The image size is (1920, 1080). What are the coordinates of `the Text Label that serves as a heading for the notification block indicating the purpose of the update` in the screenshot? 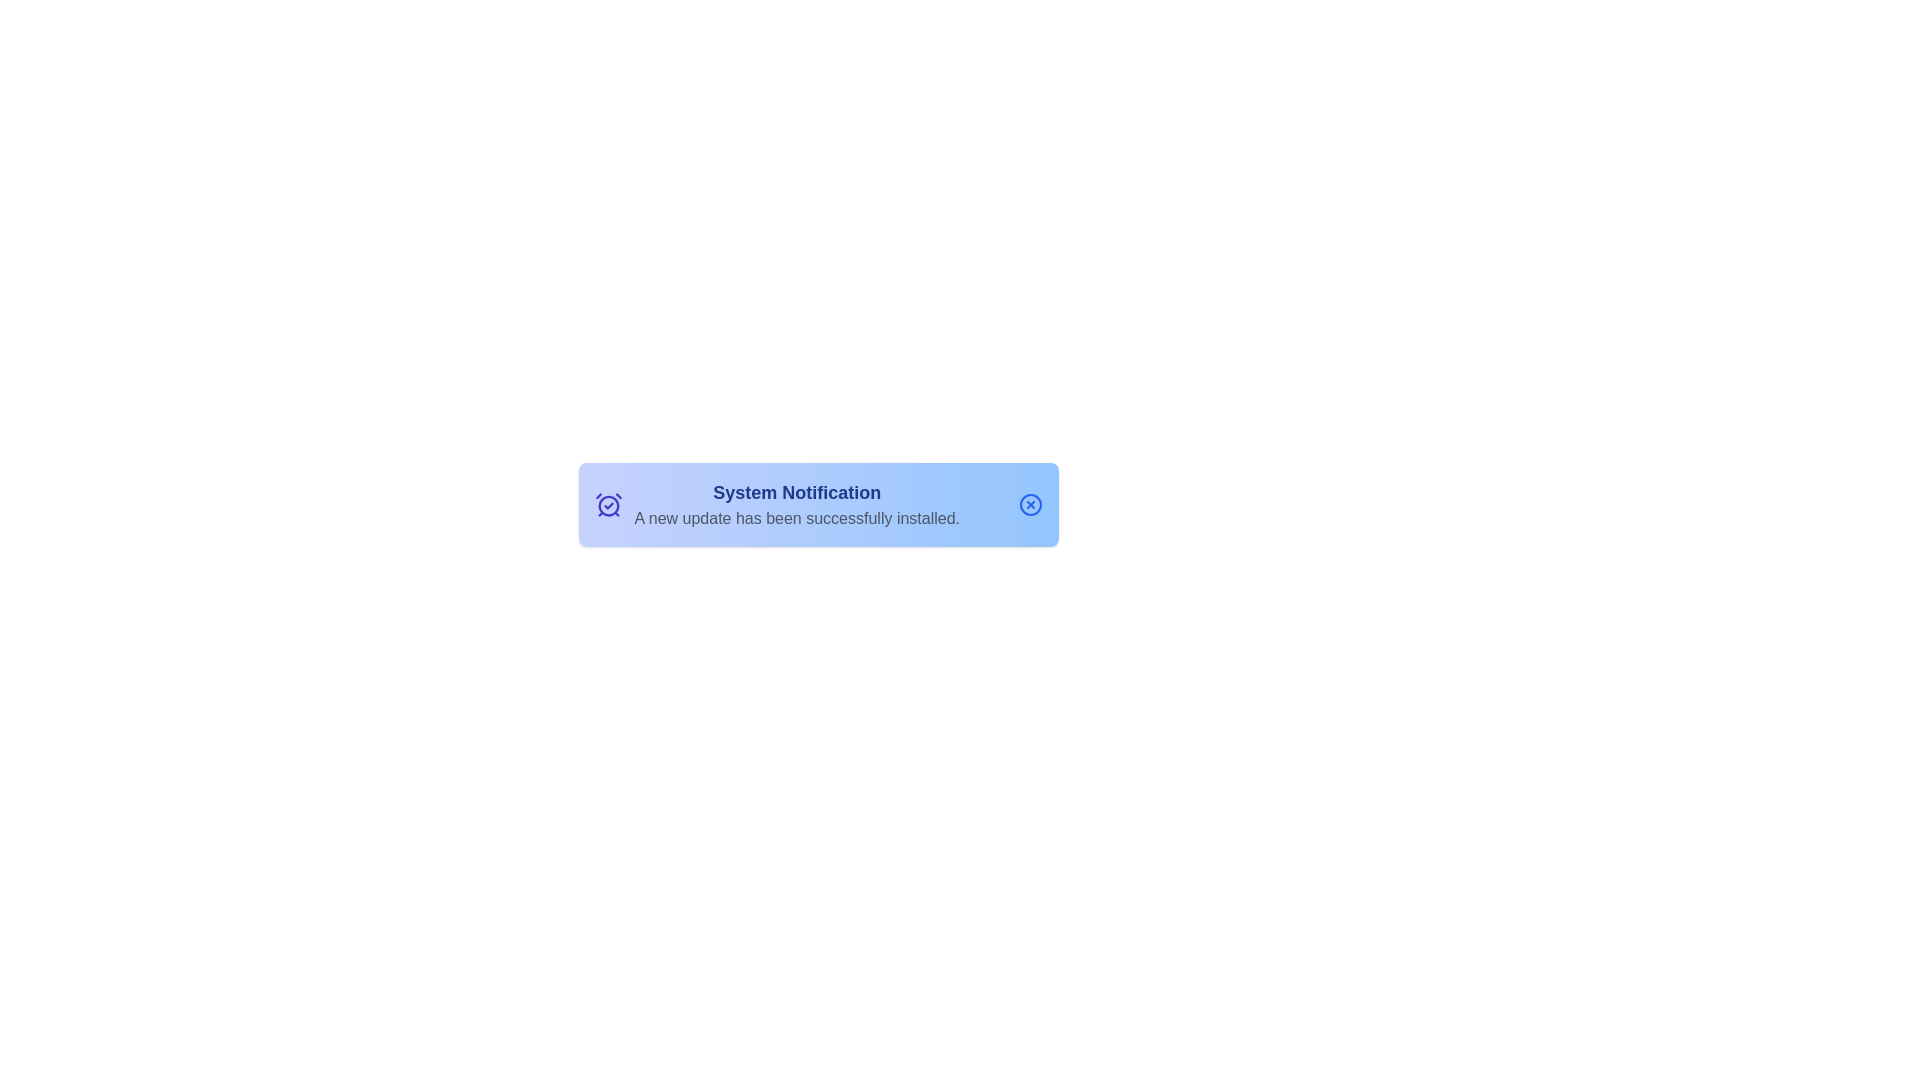 It's located at (796, 493).